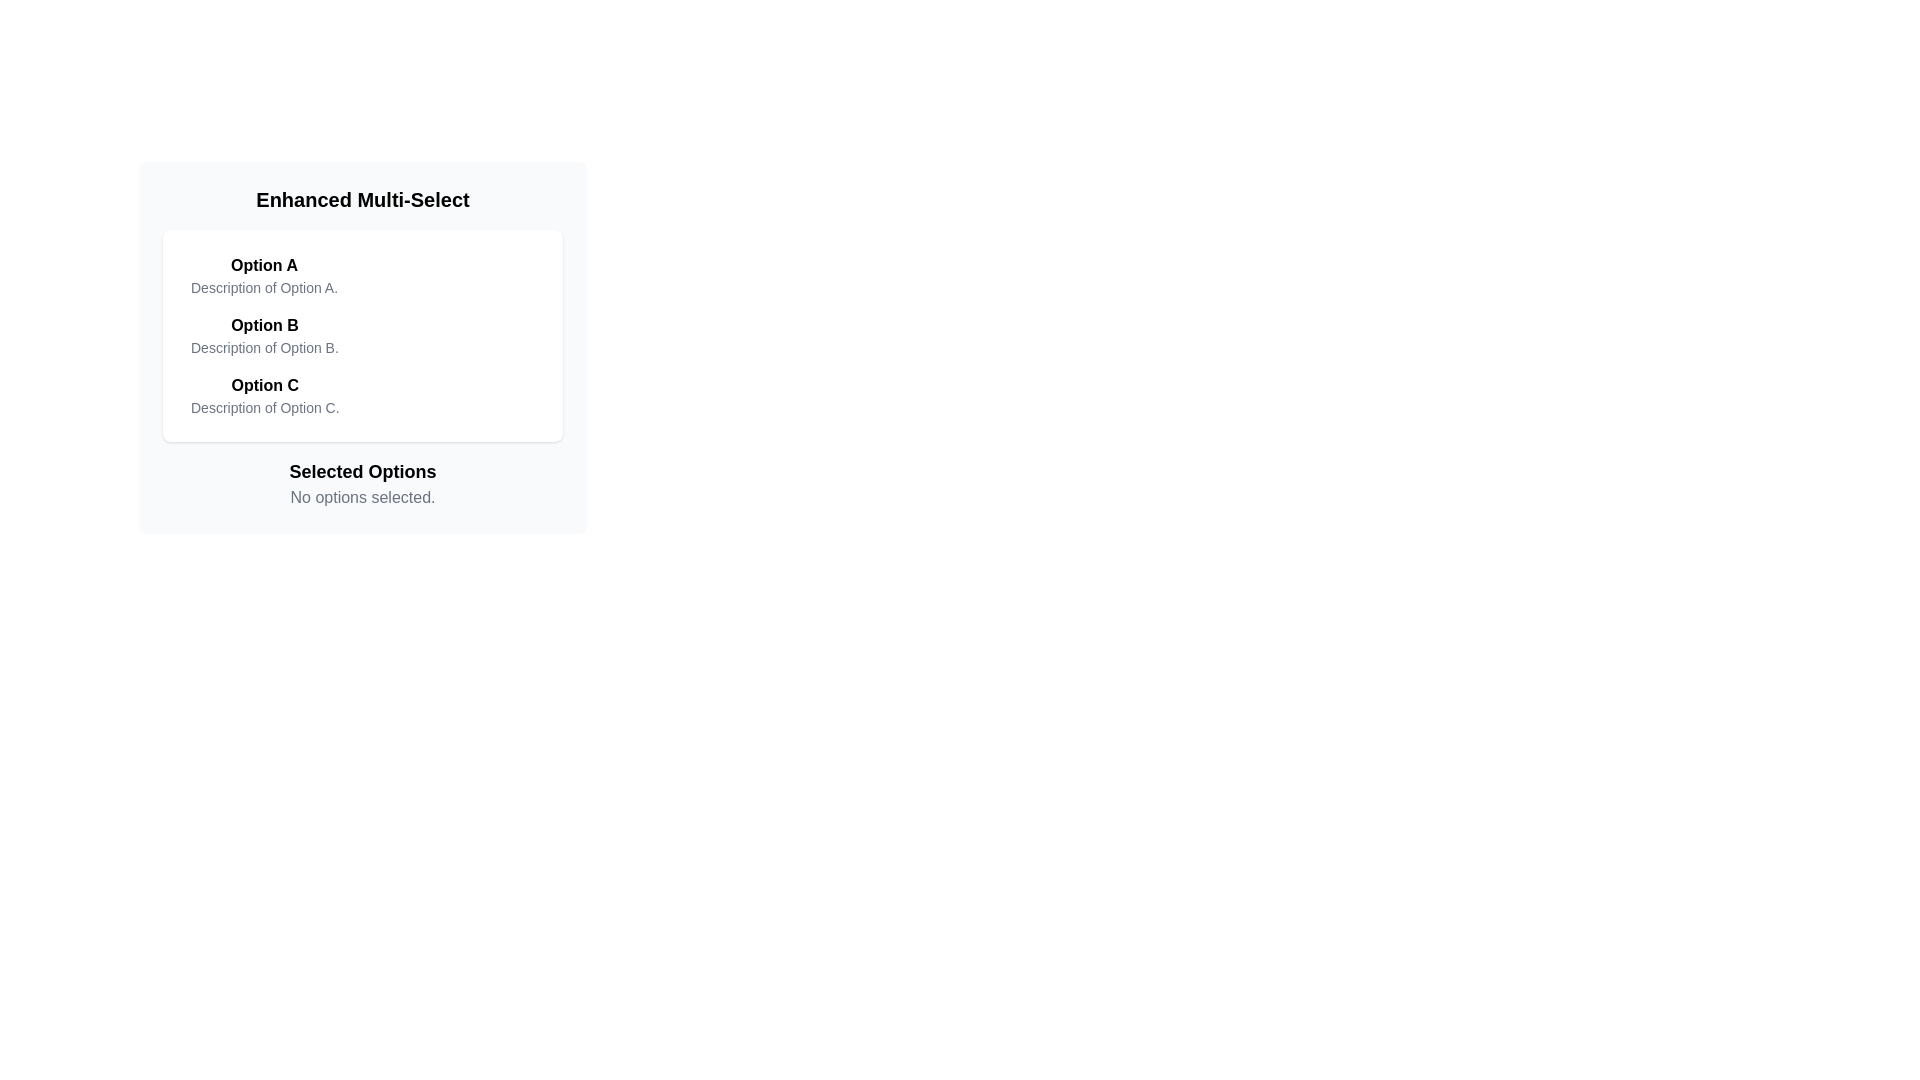 The height and width of the screenshot is (1080, 1920). What do you see at coordinates (264, 396) in the screenshot?
I see `the third option labeled 'Option C'` at bounding box center [264, 396].